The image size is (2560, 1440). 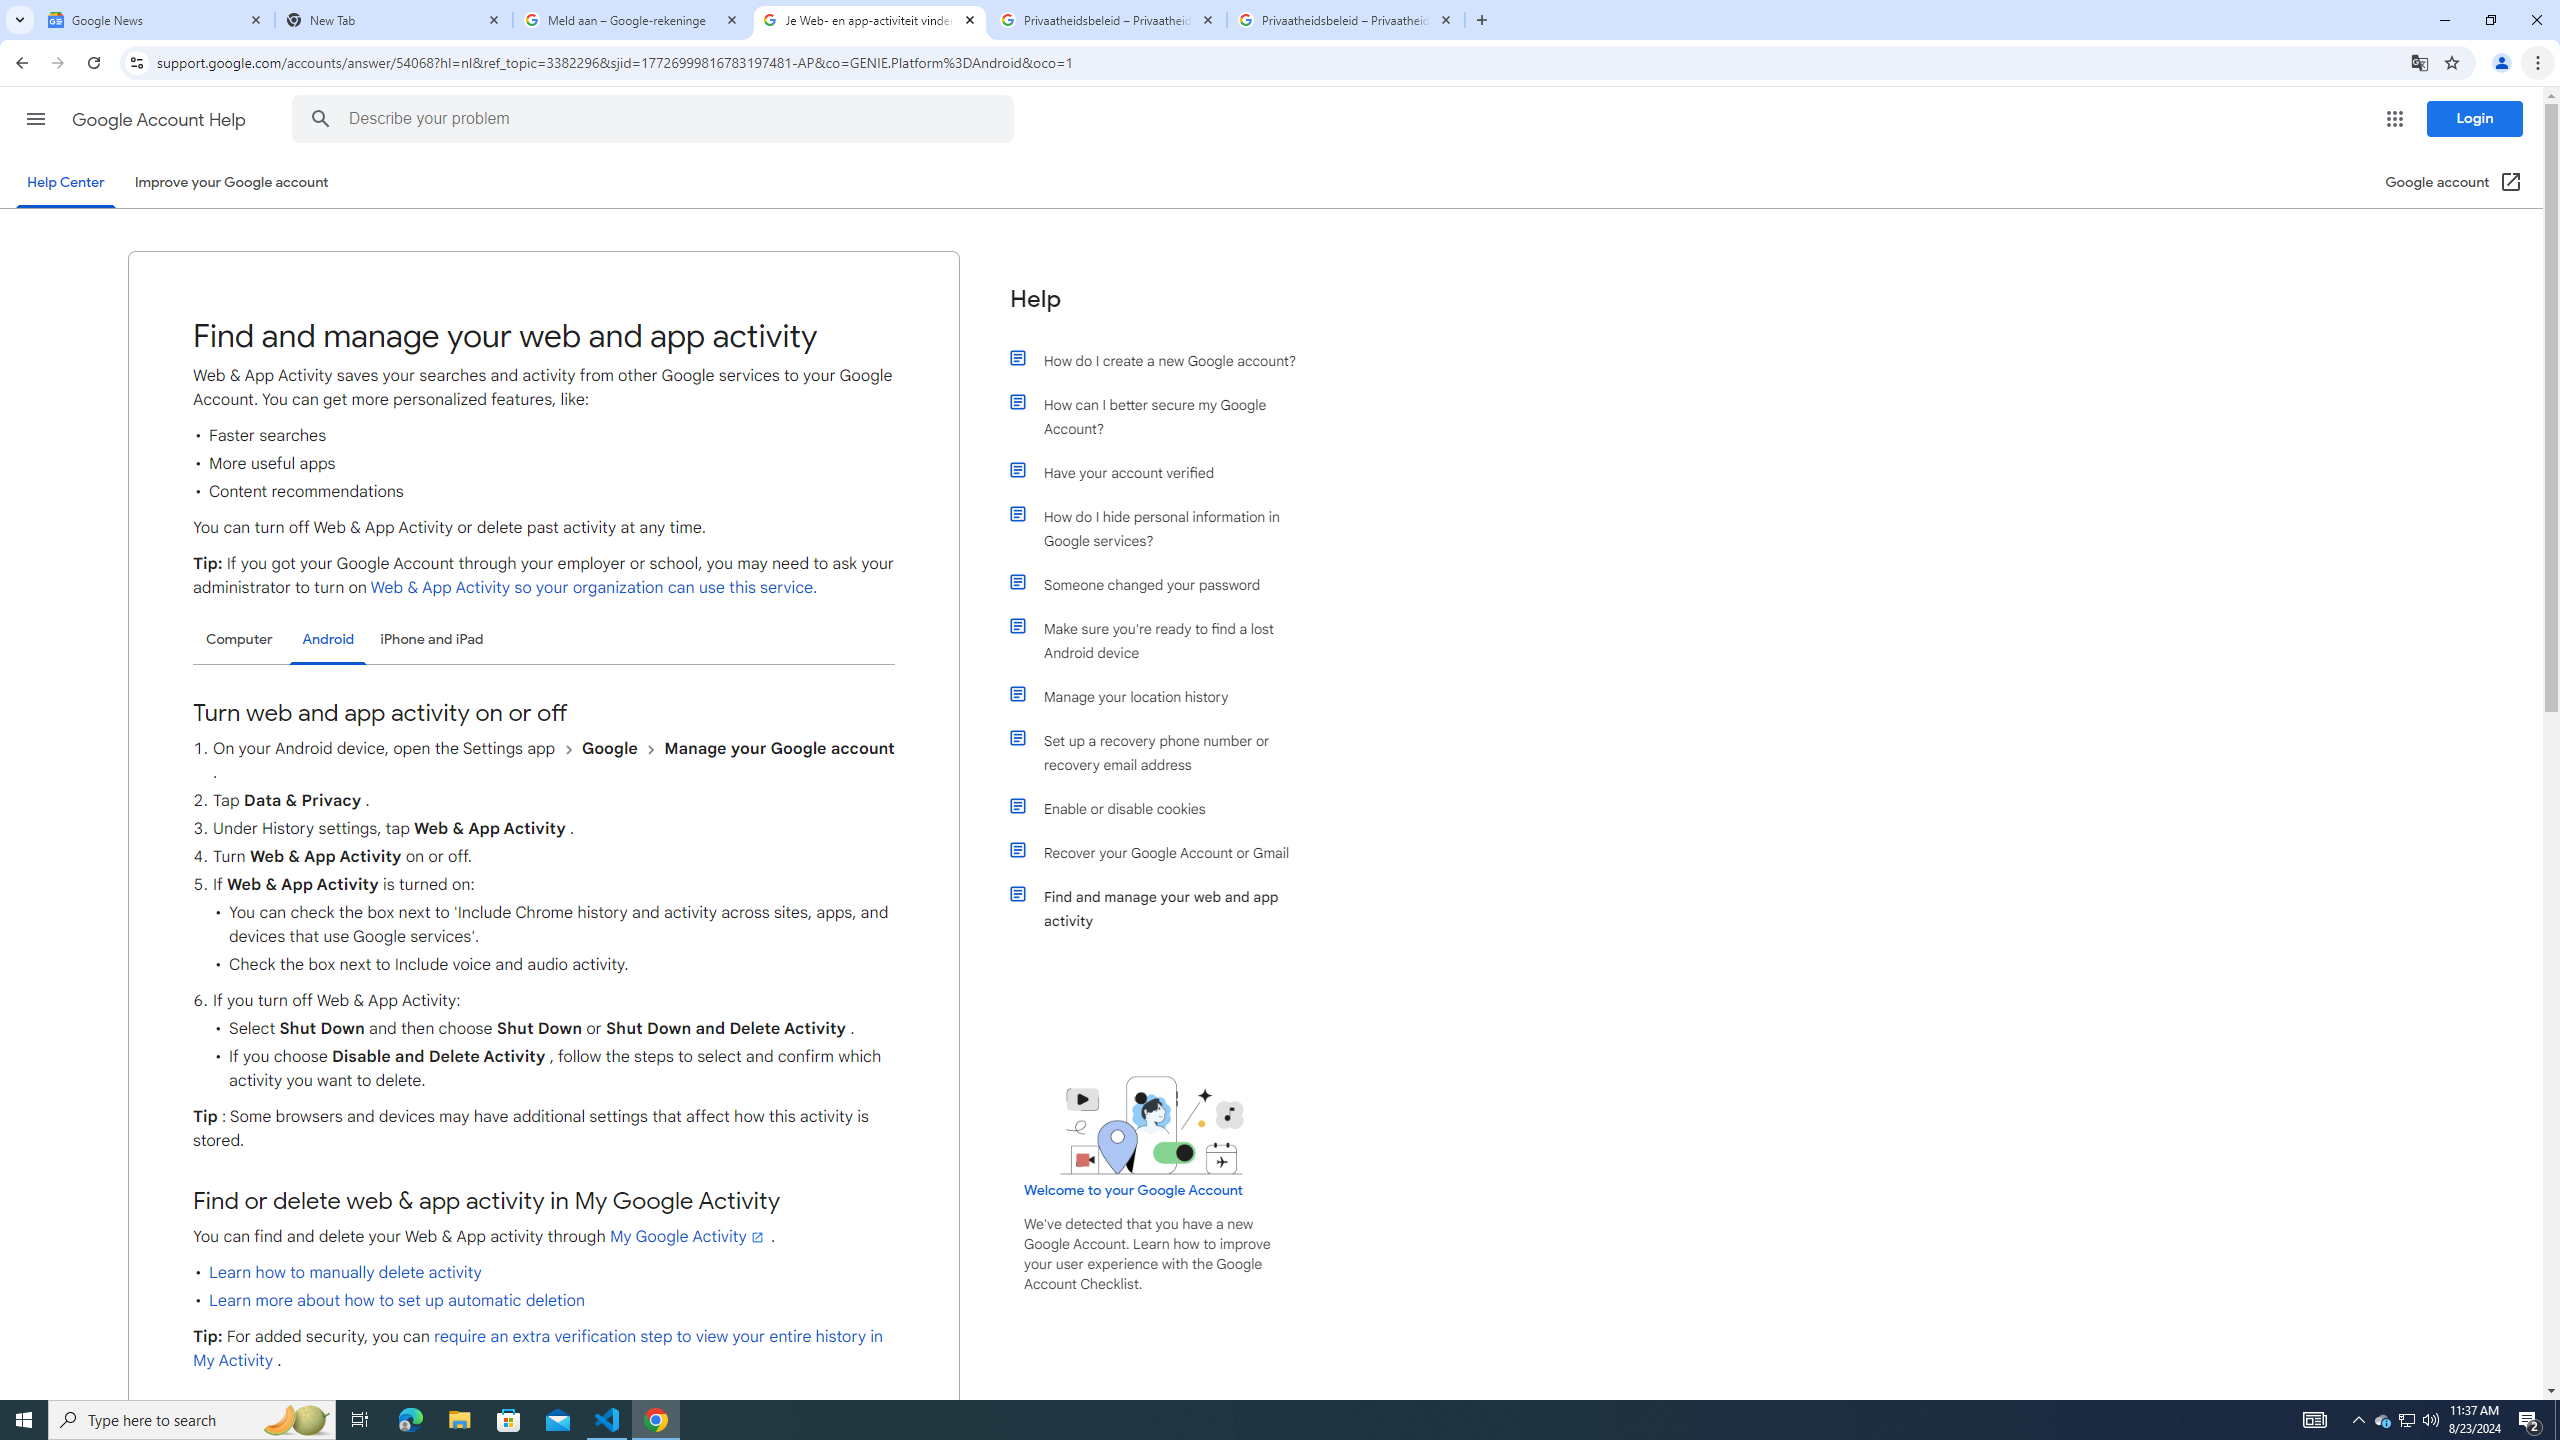 What do you see at coordinates (1162, 415) in the screenshot?
I see `'How can I better secure my Google Account?'` at bounding box center [1162, 415].